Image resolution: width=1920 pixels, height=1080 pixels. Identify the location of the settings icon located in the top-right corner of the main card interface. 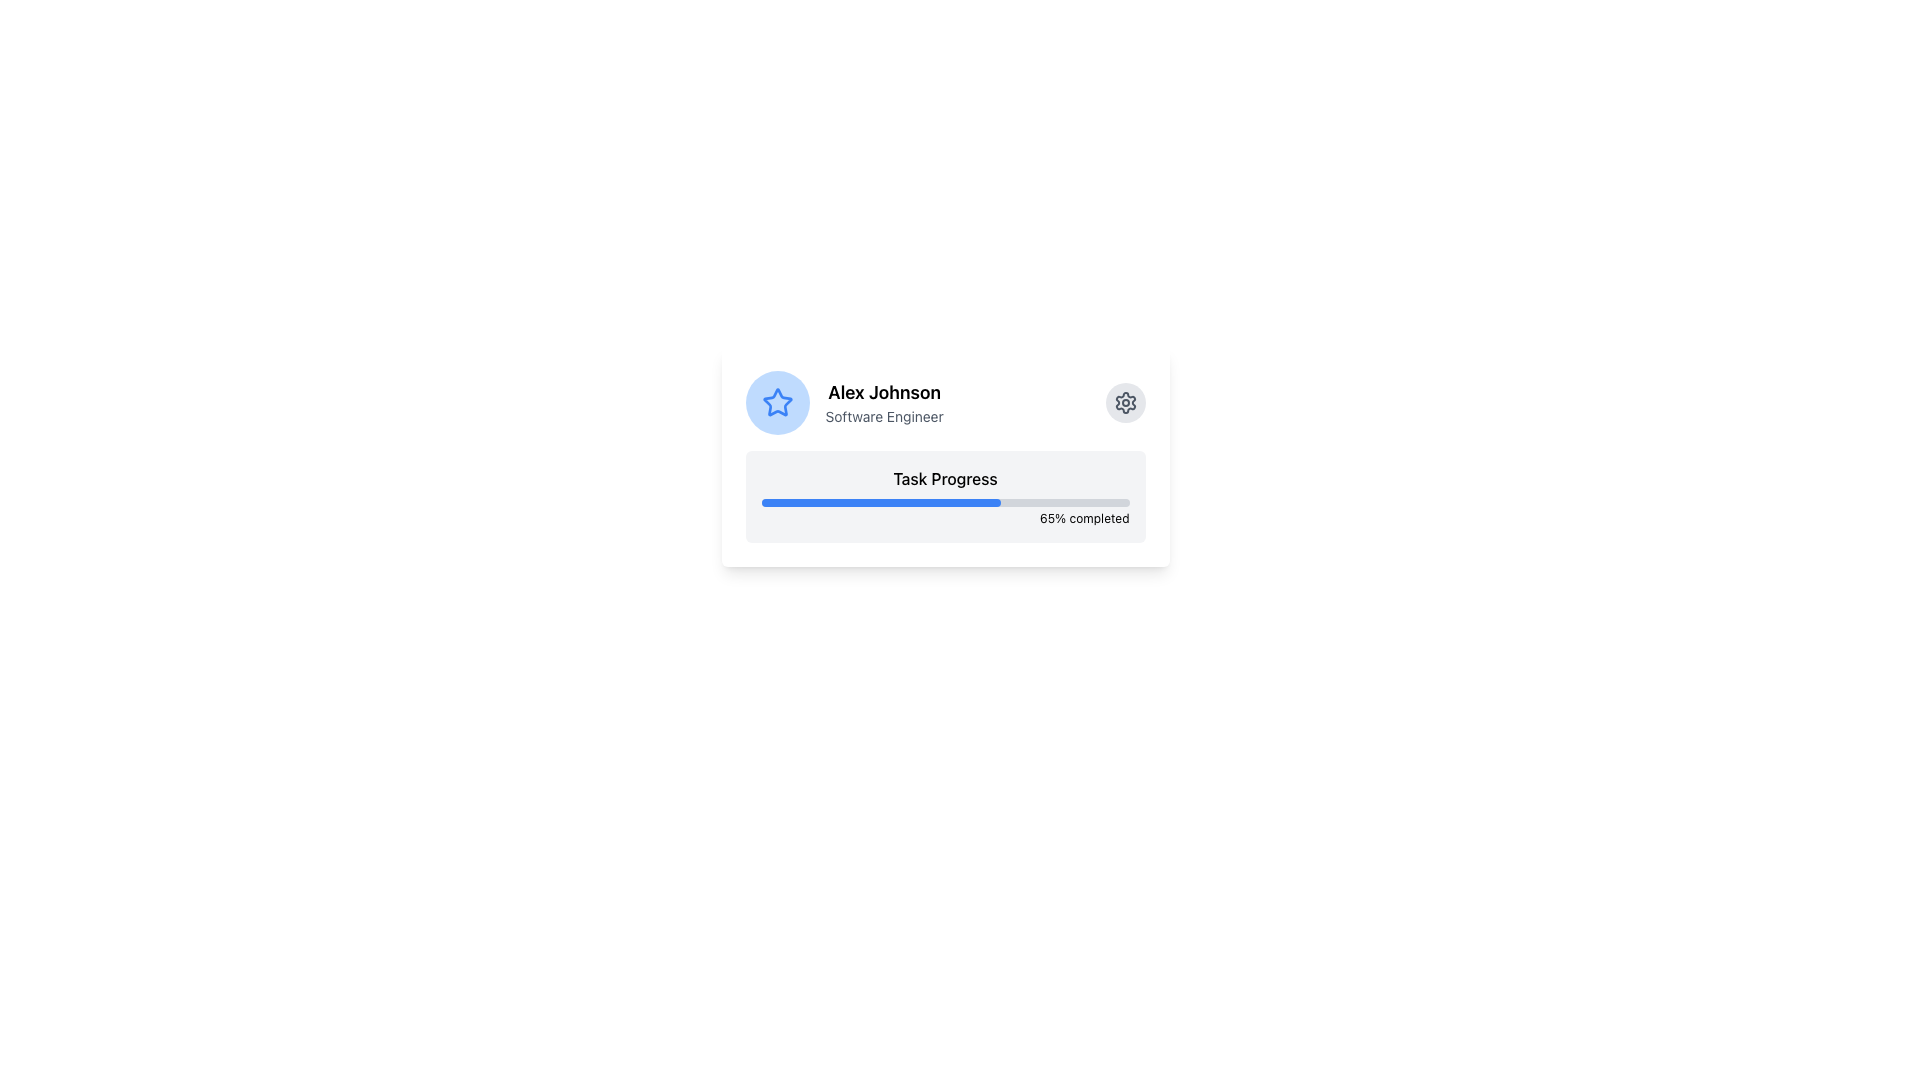
(1125, 402).